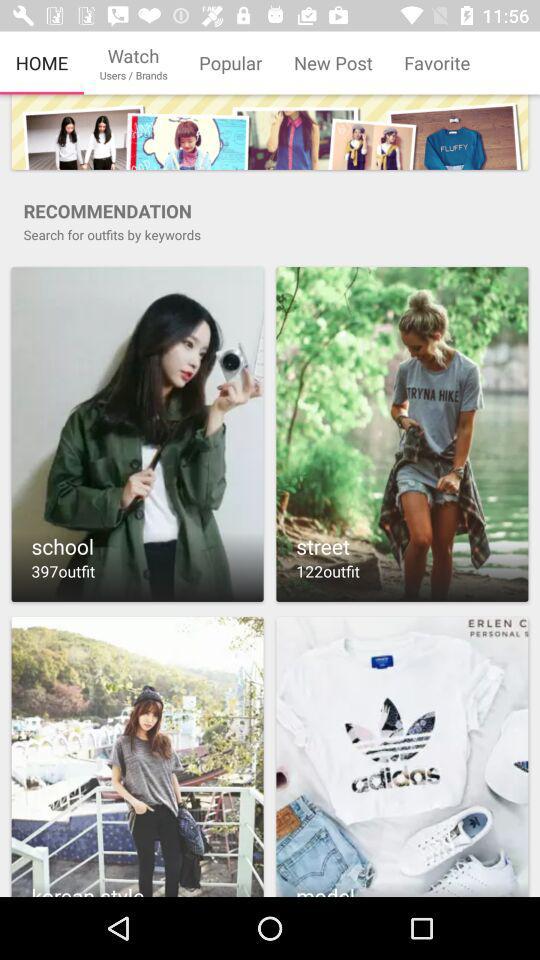 The height and width of the screenshot is (960, 540). Describe the element at coordinates (402, 755) in the screenshot. I see `choose the adidas` at that location.